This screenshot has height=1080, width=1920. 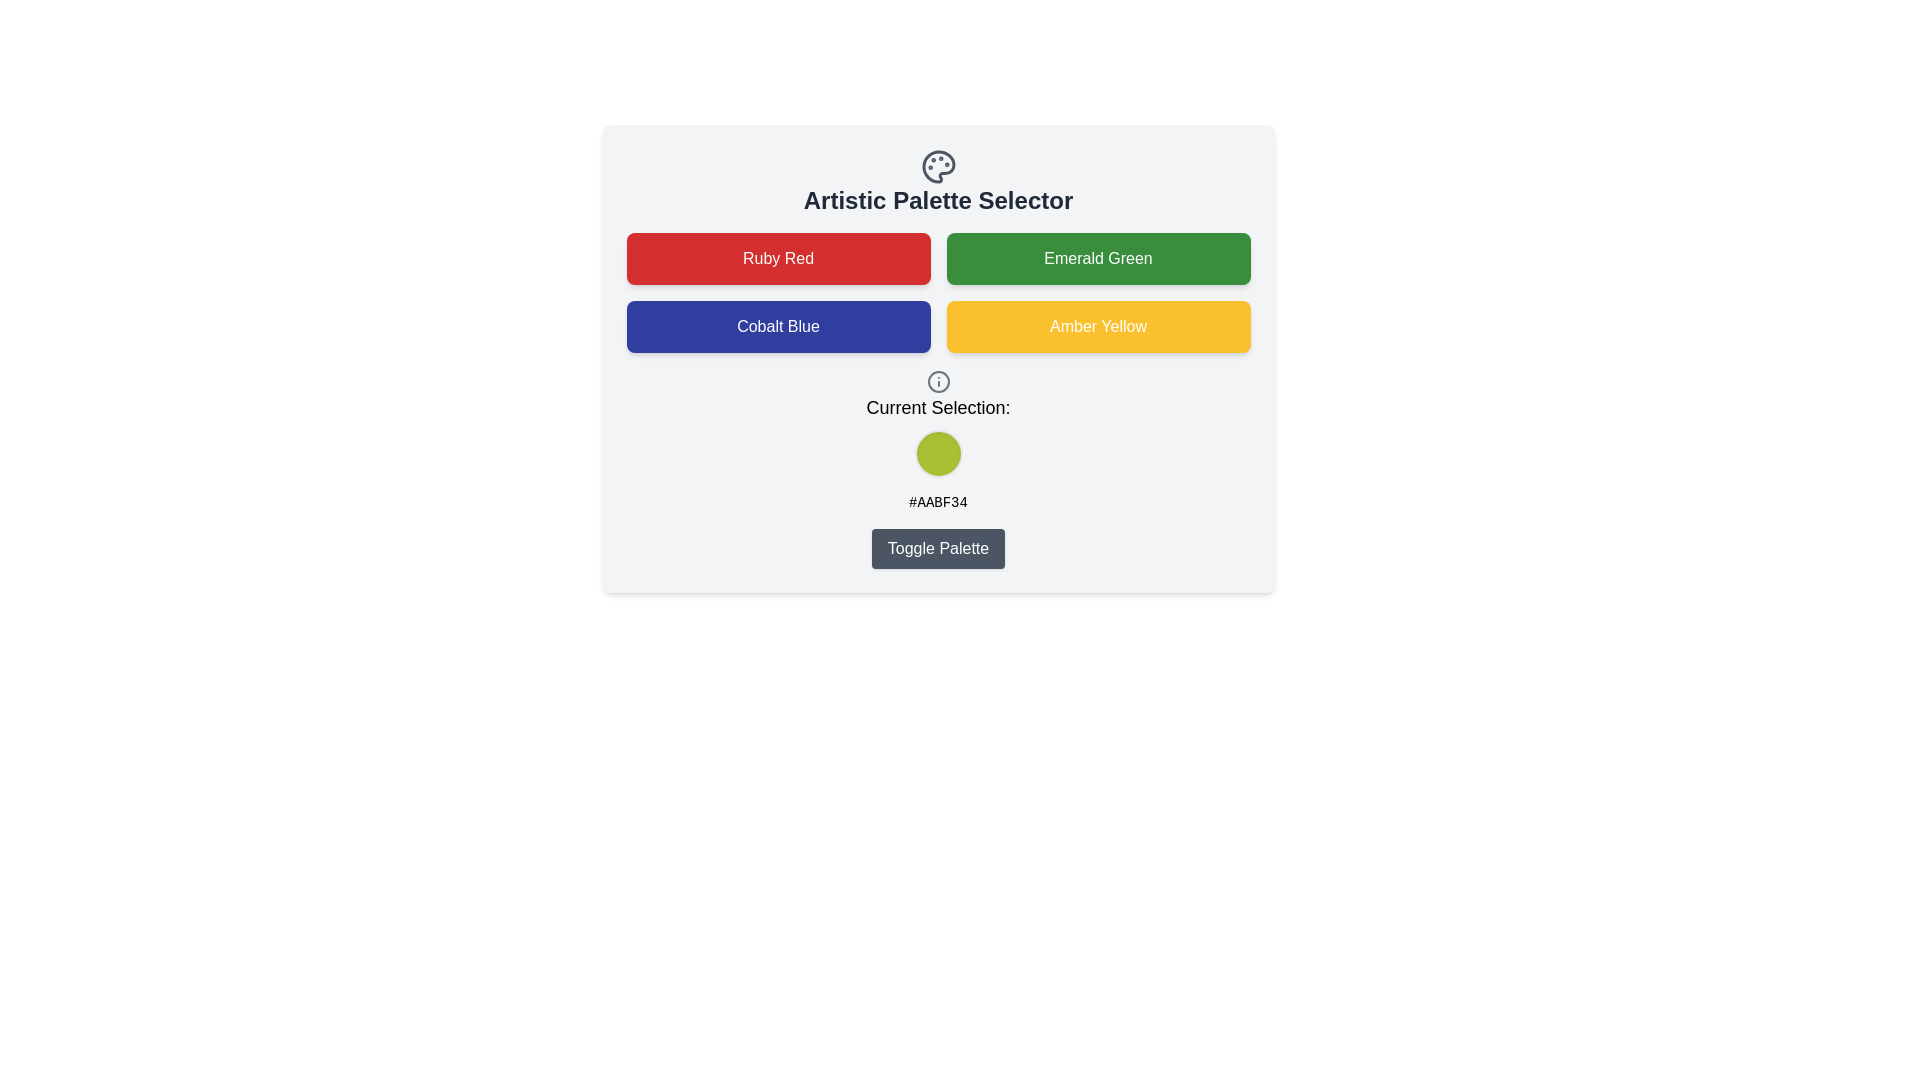 I want to click on the Icon segment of the artistic palette illustration, which is styled in shades of gray and is part of the larger vector graphic, located above the 'Artistic Palette Selector' heading, so click(x=937, y=165).